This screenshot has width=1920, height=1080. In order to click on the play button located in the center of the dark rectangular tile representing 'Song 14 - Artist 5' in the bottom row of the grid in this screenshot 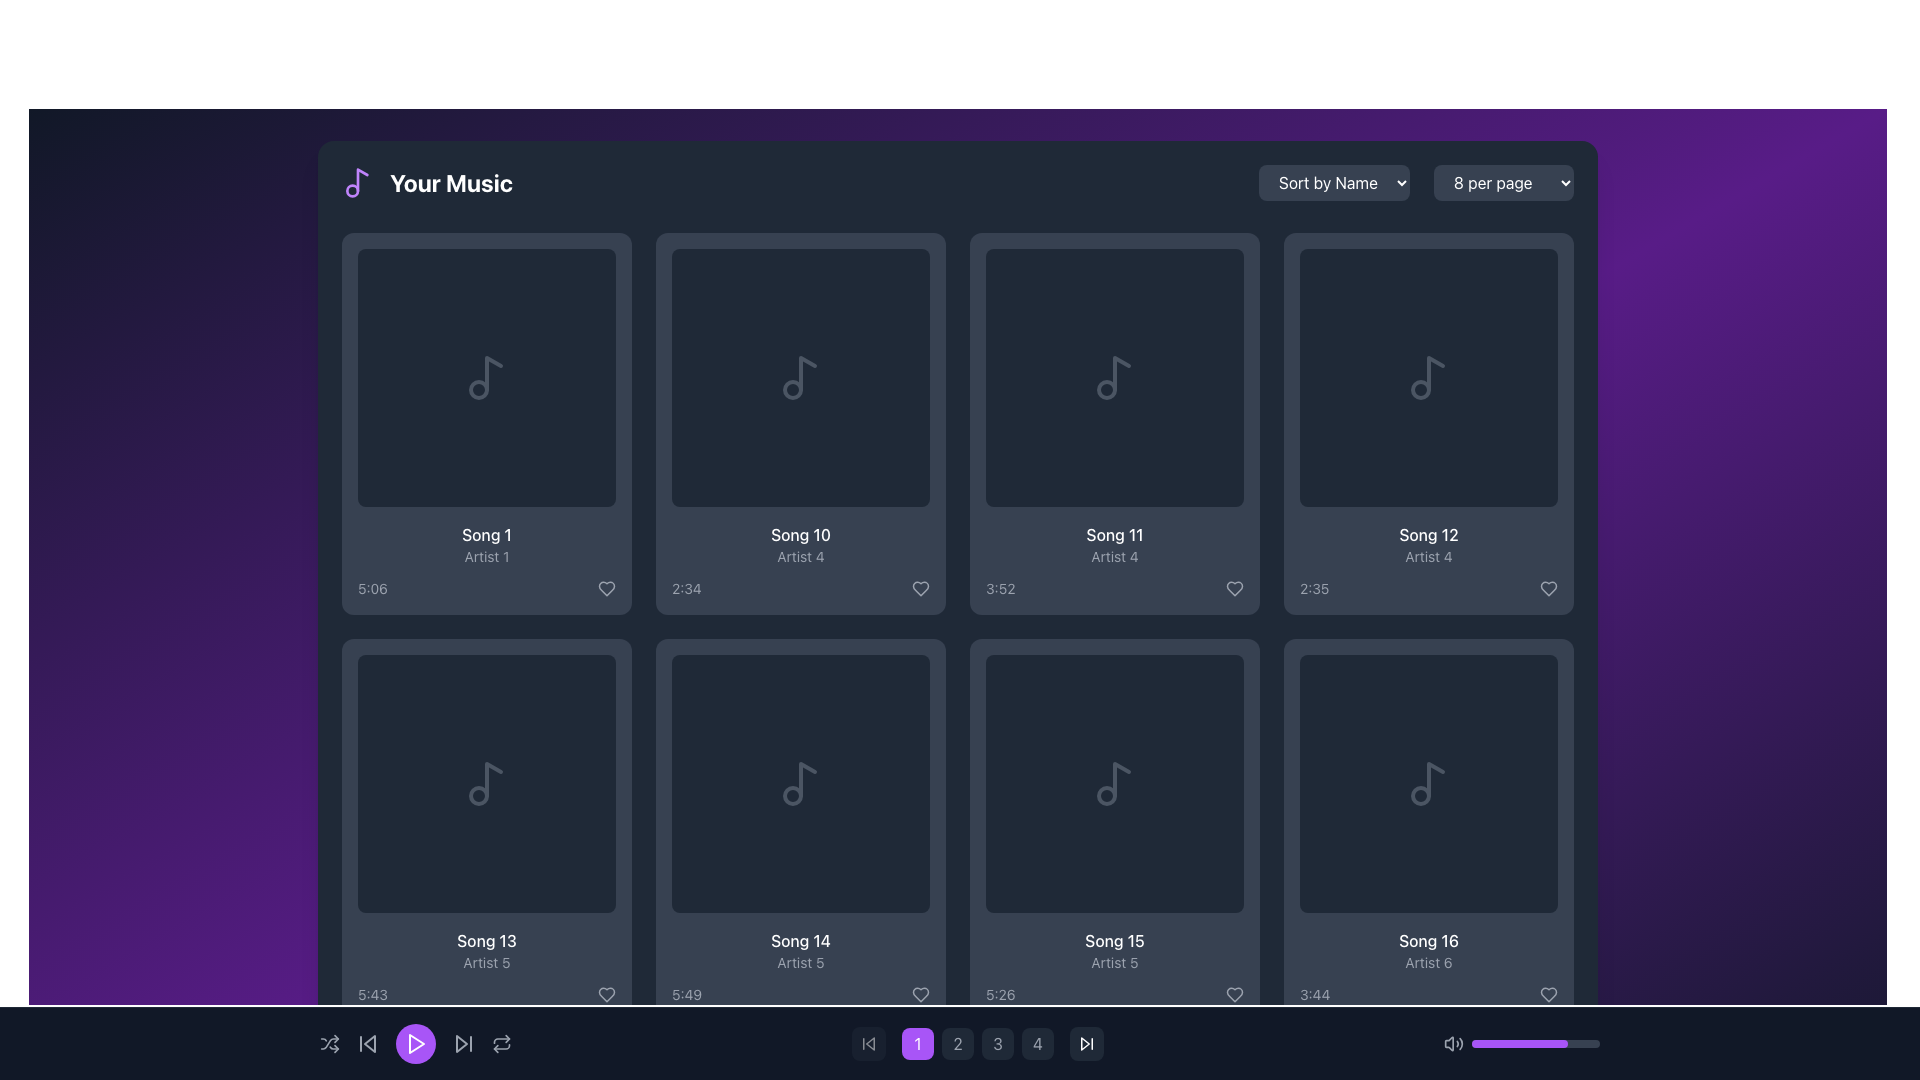, I will do `click(801, 782)`.